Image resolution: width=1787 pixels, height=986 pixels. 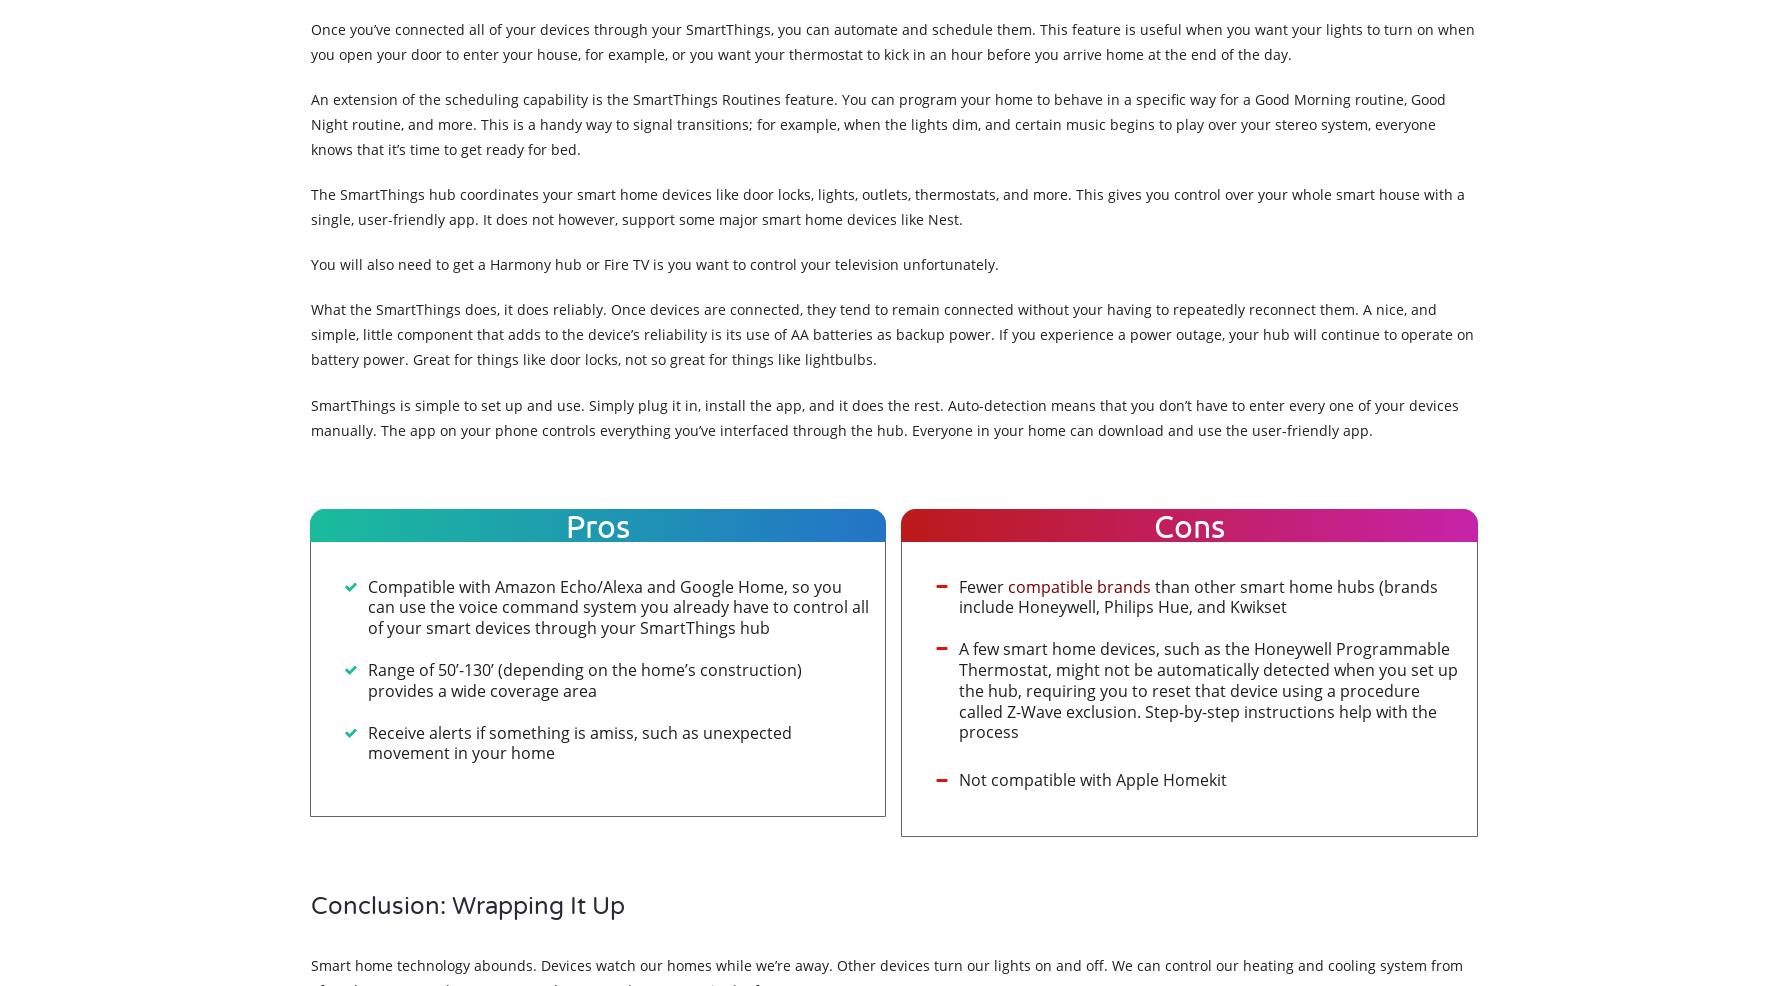 I want to click on 'Fewer', so click(x=982, y=585).